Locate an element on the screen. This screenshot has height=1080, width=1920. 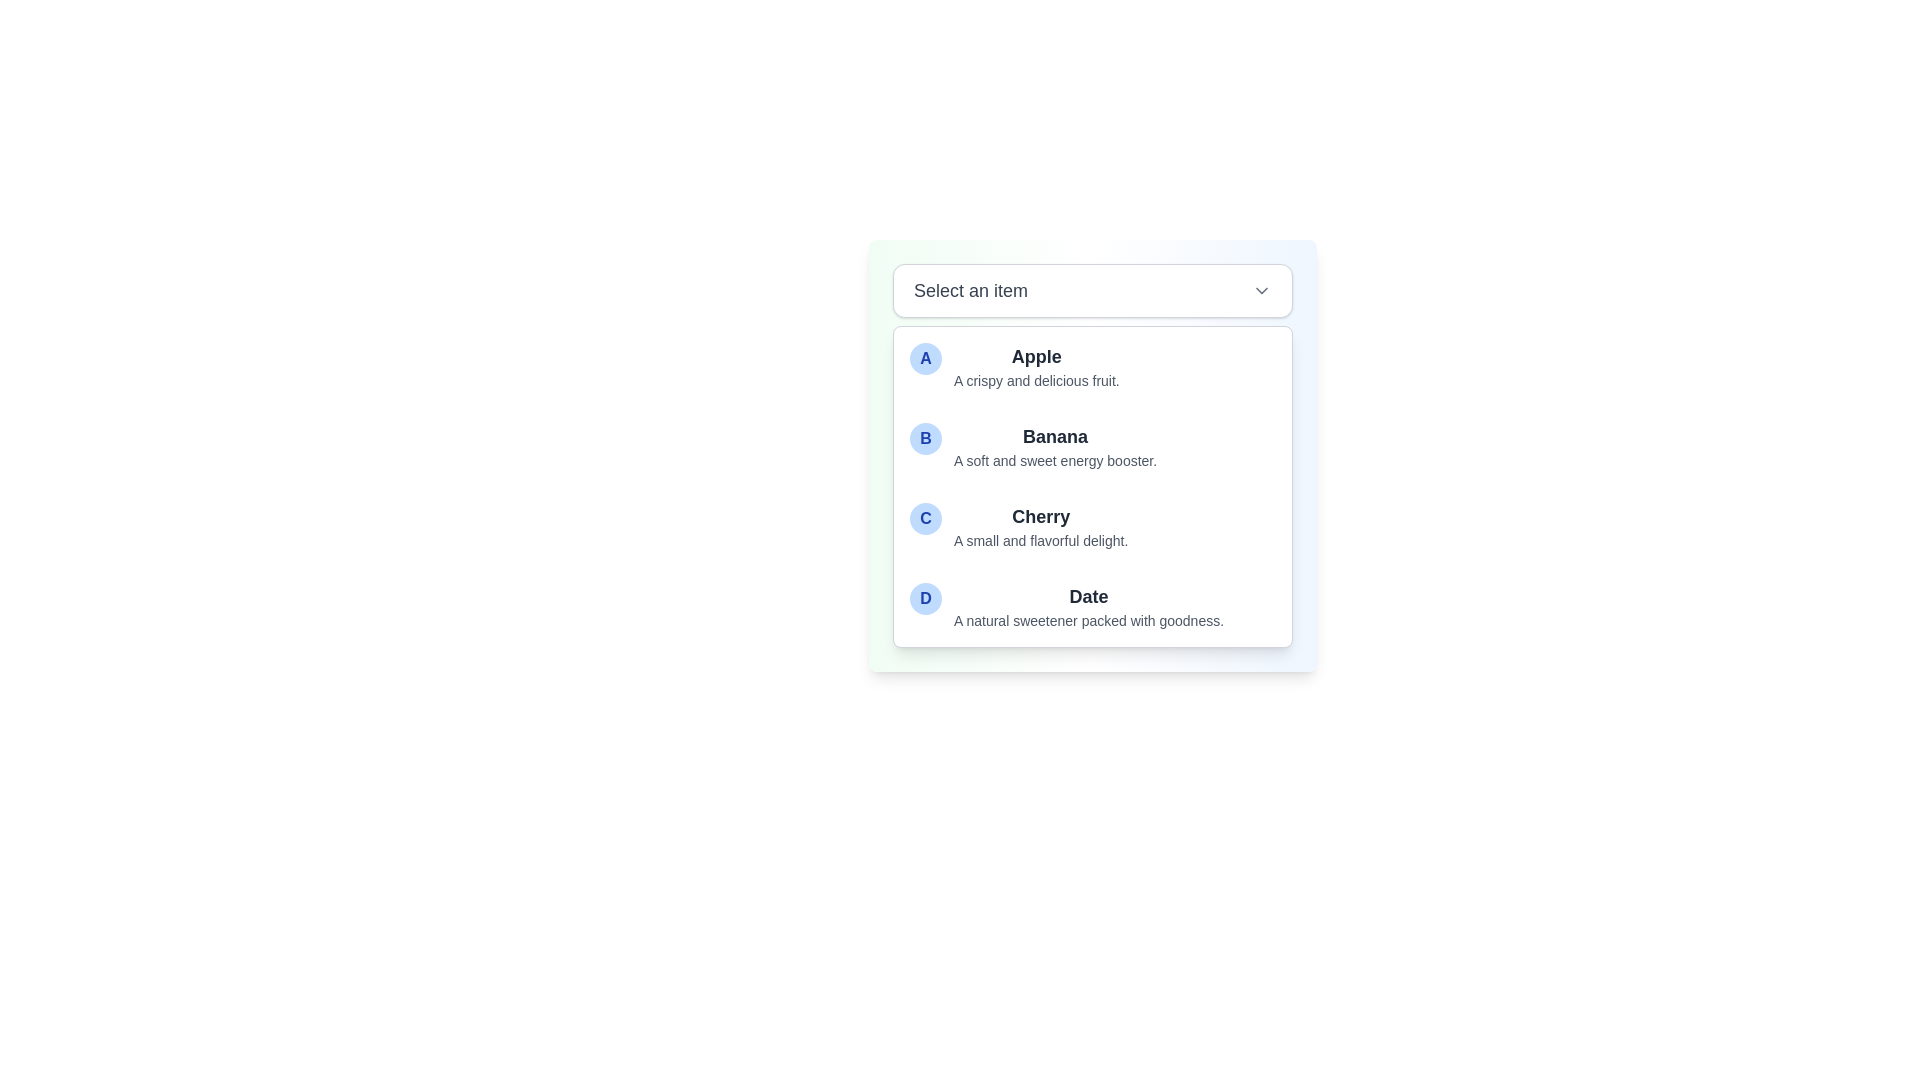
the selectable list item titled 'Date' which has a blue circular icon with the letter 'D' and a description below it is located at coordinates (1092, 605).